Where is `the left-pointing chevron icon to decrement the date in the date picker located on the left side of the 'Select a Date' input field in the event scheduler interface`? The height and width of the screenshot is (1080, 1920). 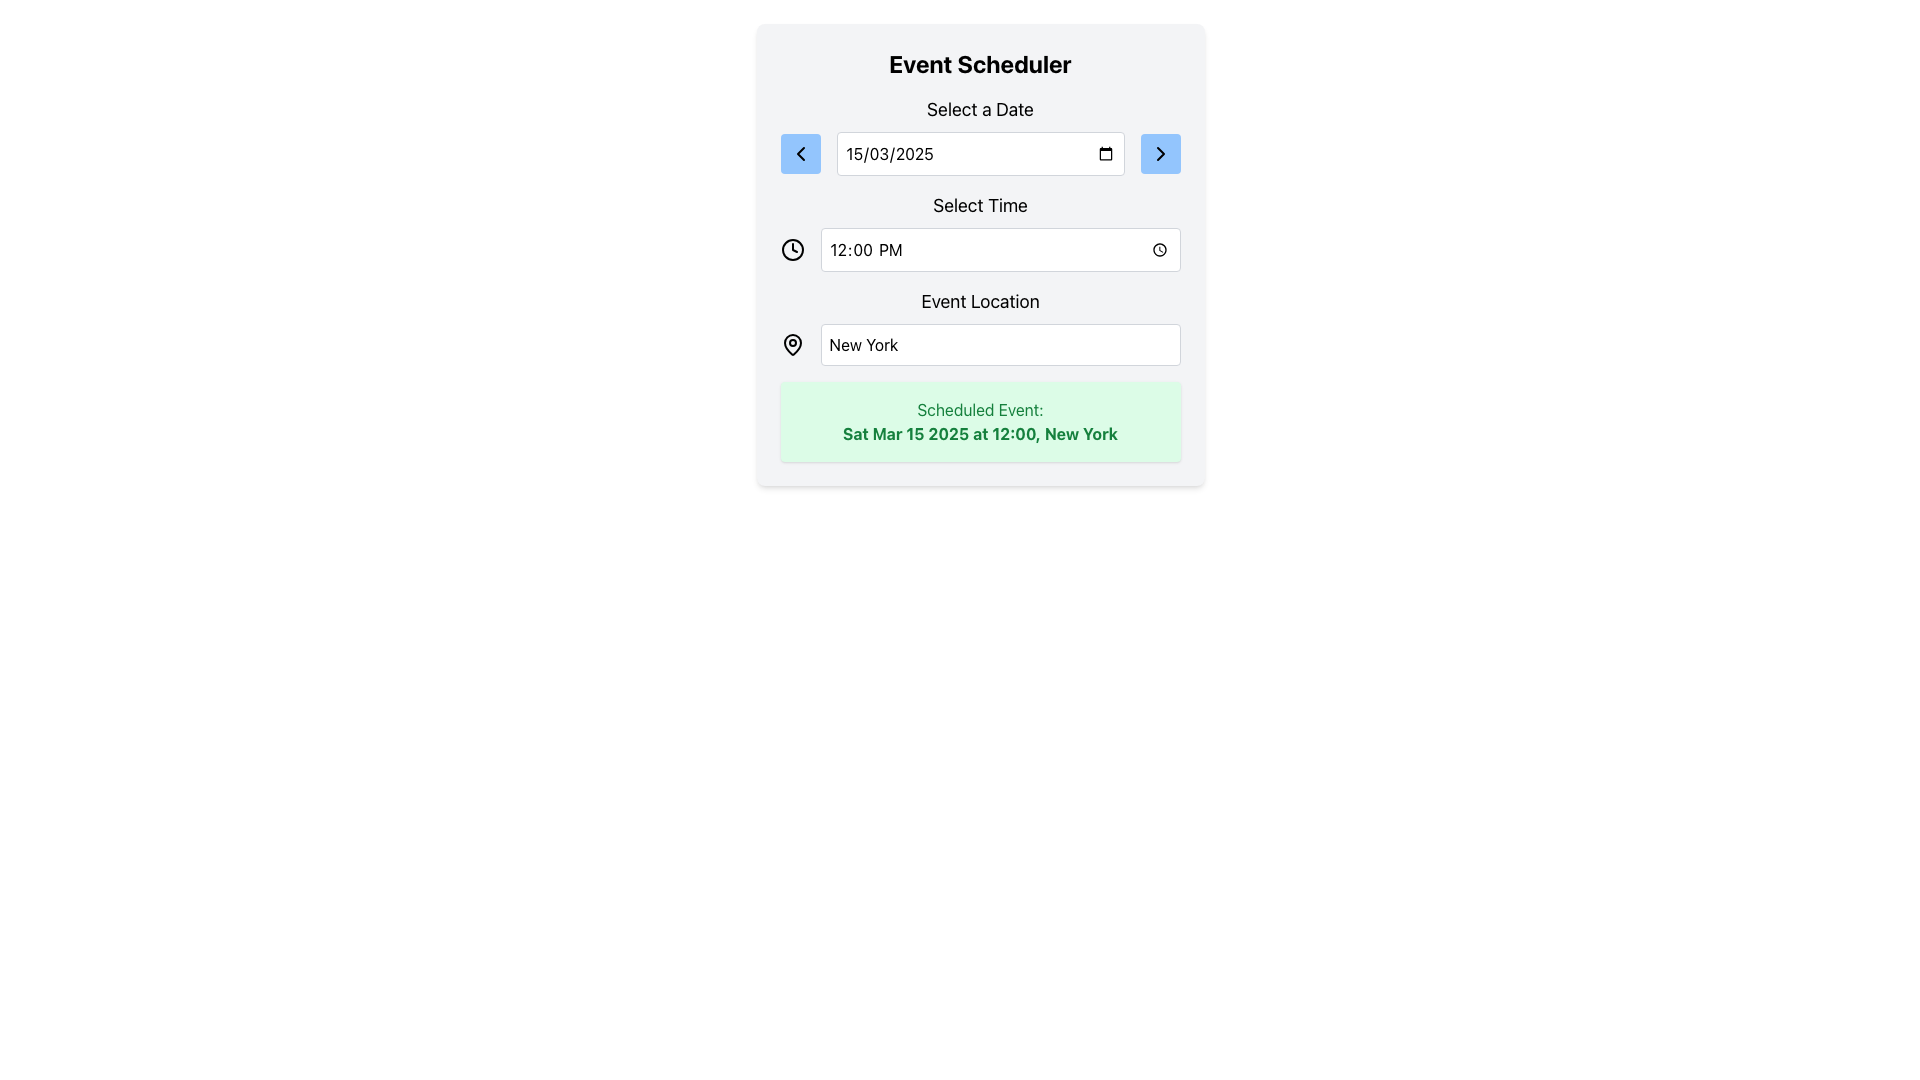
the left-pointing chevron icon to decrement the date in the date picker located on the left side of the 'Select a Date' input field in the event scheduler interface is located at coordinates (800, 153).